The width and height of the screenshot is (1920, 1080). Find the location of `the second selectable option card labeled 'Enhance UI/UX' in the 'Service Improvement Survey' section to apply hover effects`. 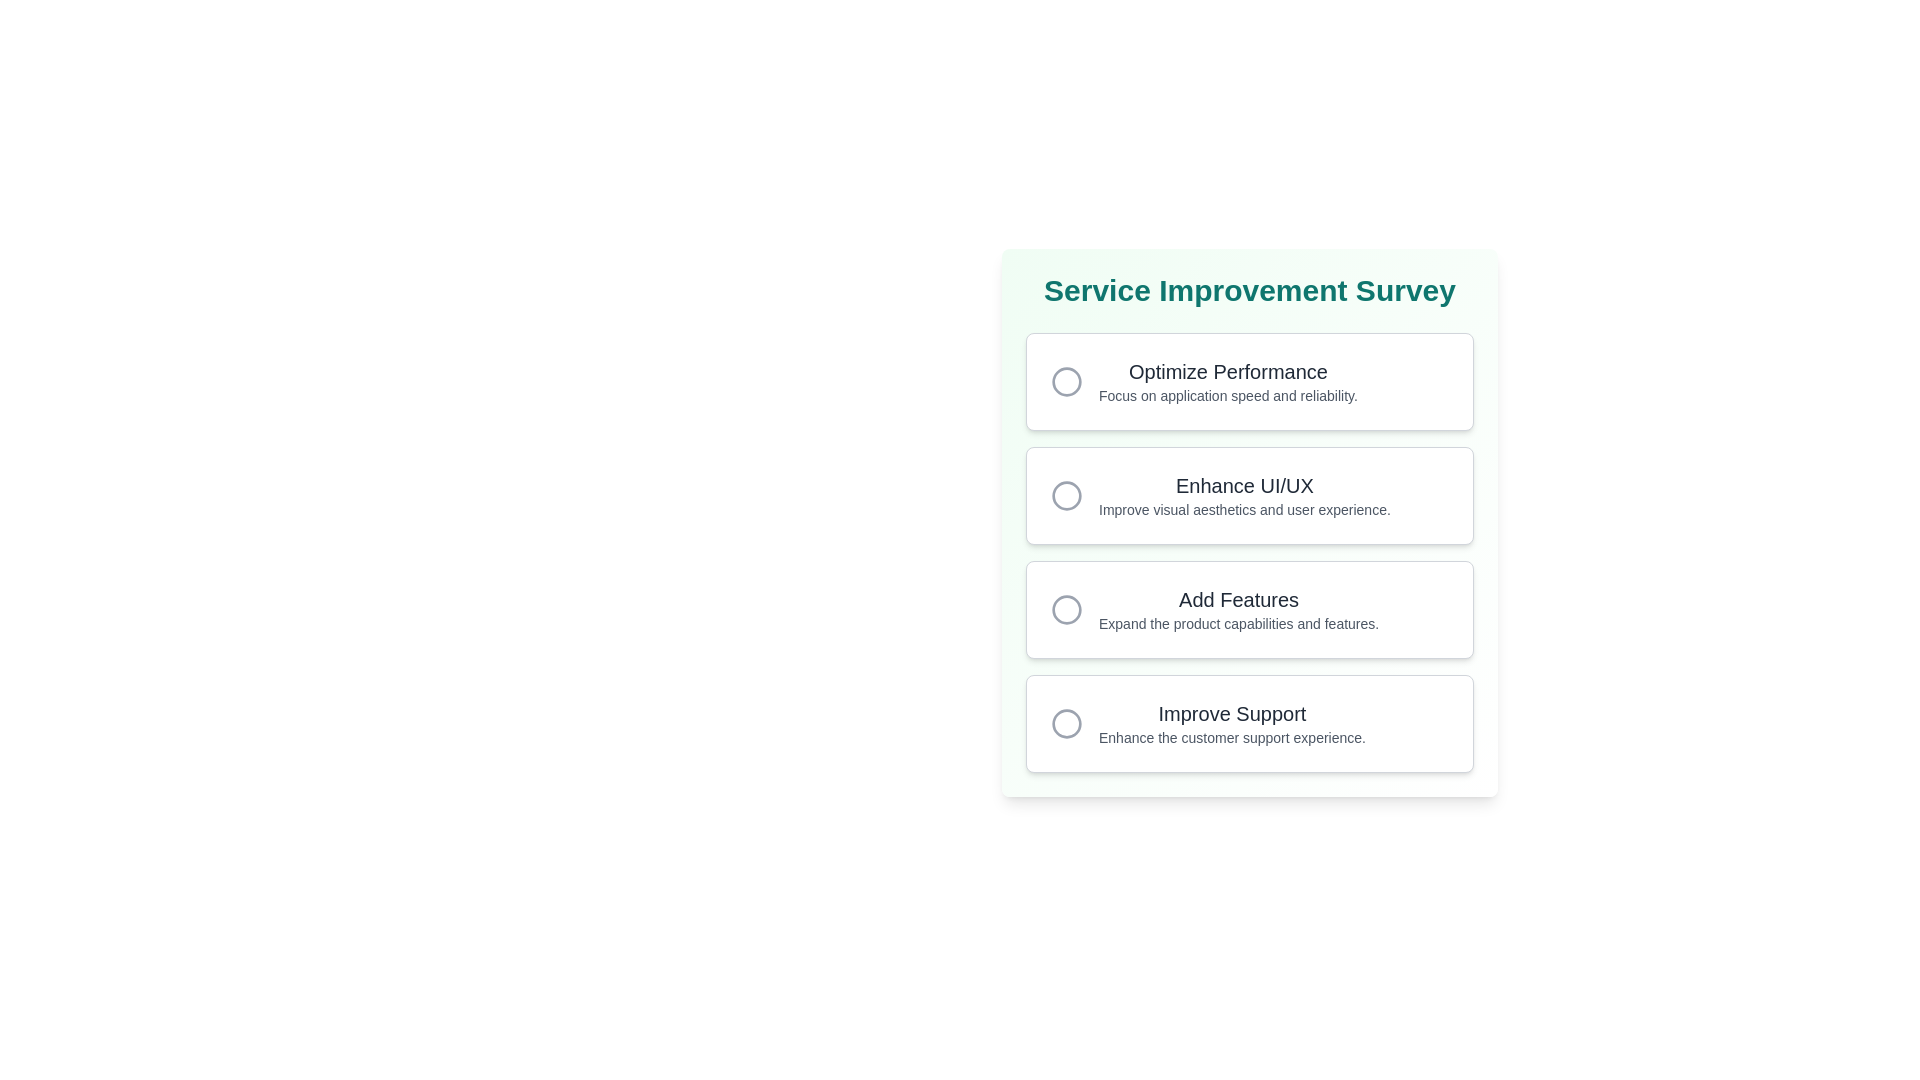

the second selectable option card labeled 'Enhance UI/UX' in the 'Service Improvement Survey' section to apply hover effects is located at coordinates (1248, 495).